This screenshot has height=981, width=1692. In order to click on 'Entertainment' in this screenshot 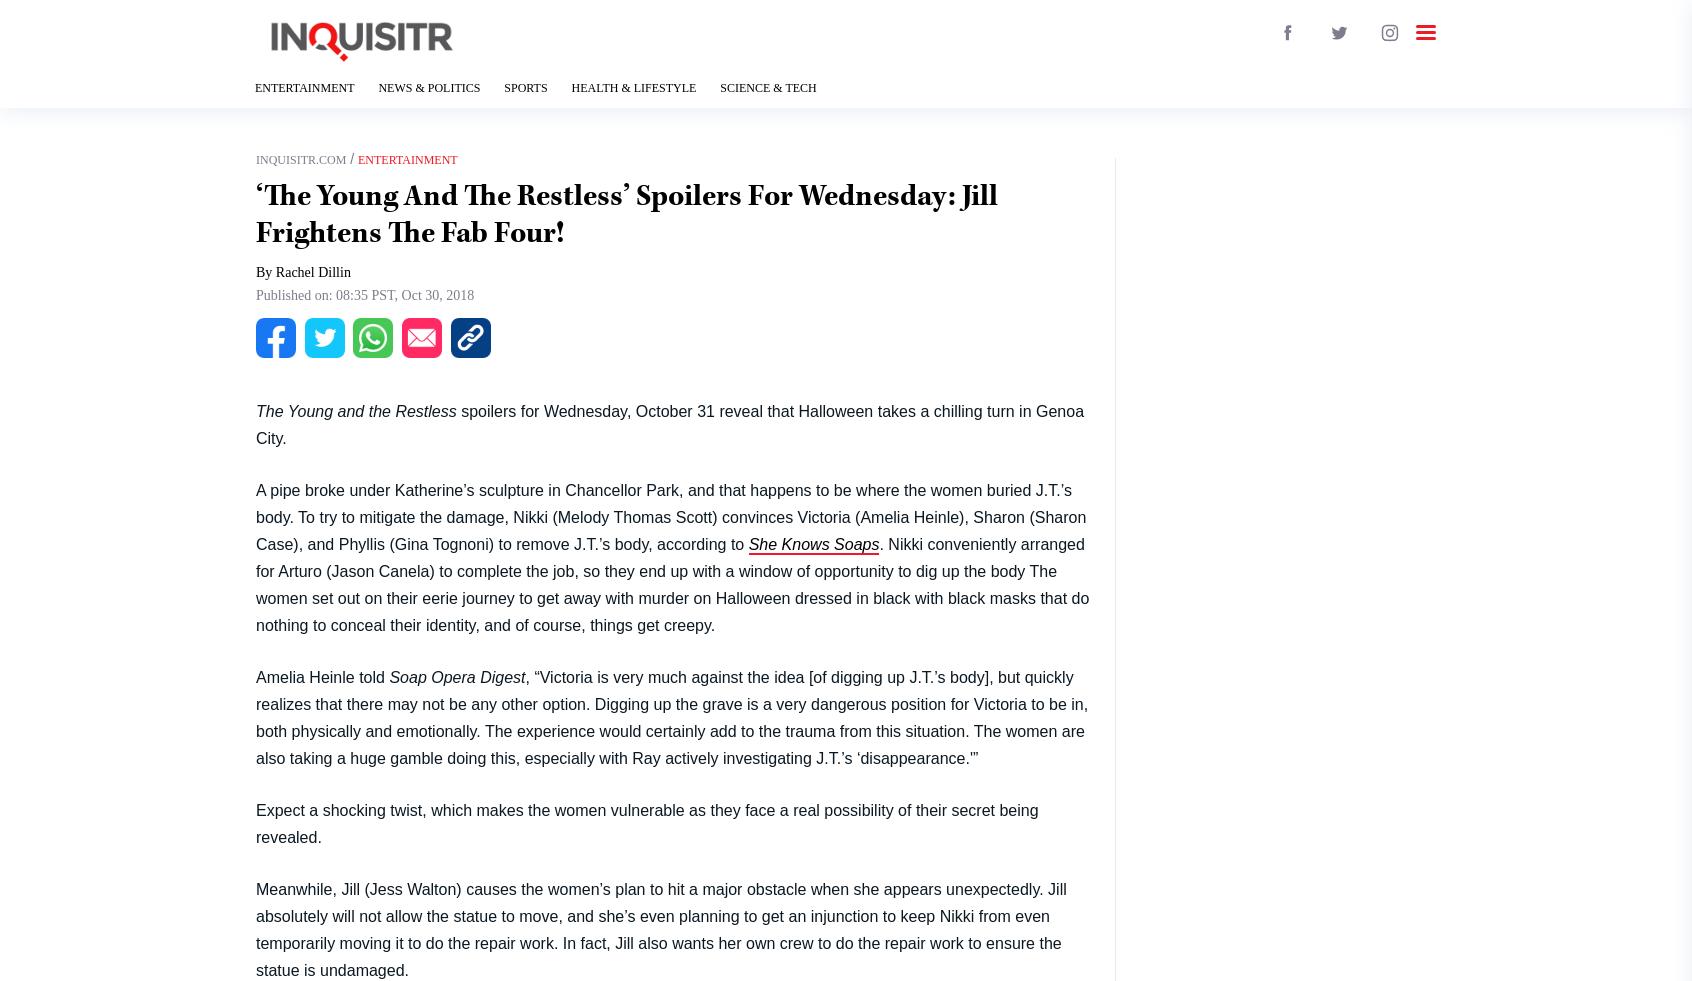, I will do `click(407, 159)`.